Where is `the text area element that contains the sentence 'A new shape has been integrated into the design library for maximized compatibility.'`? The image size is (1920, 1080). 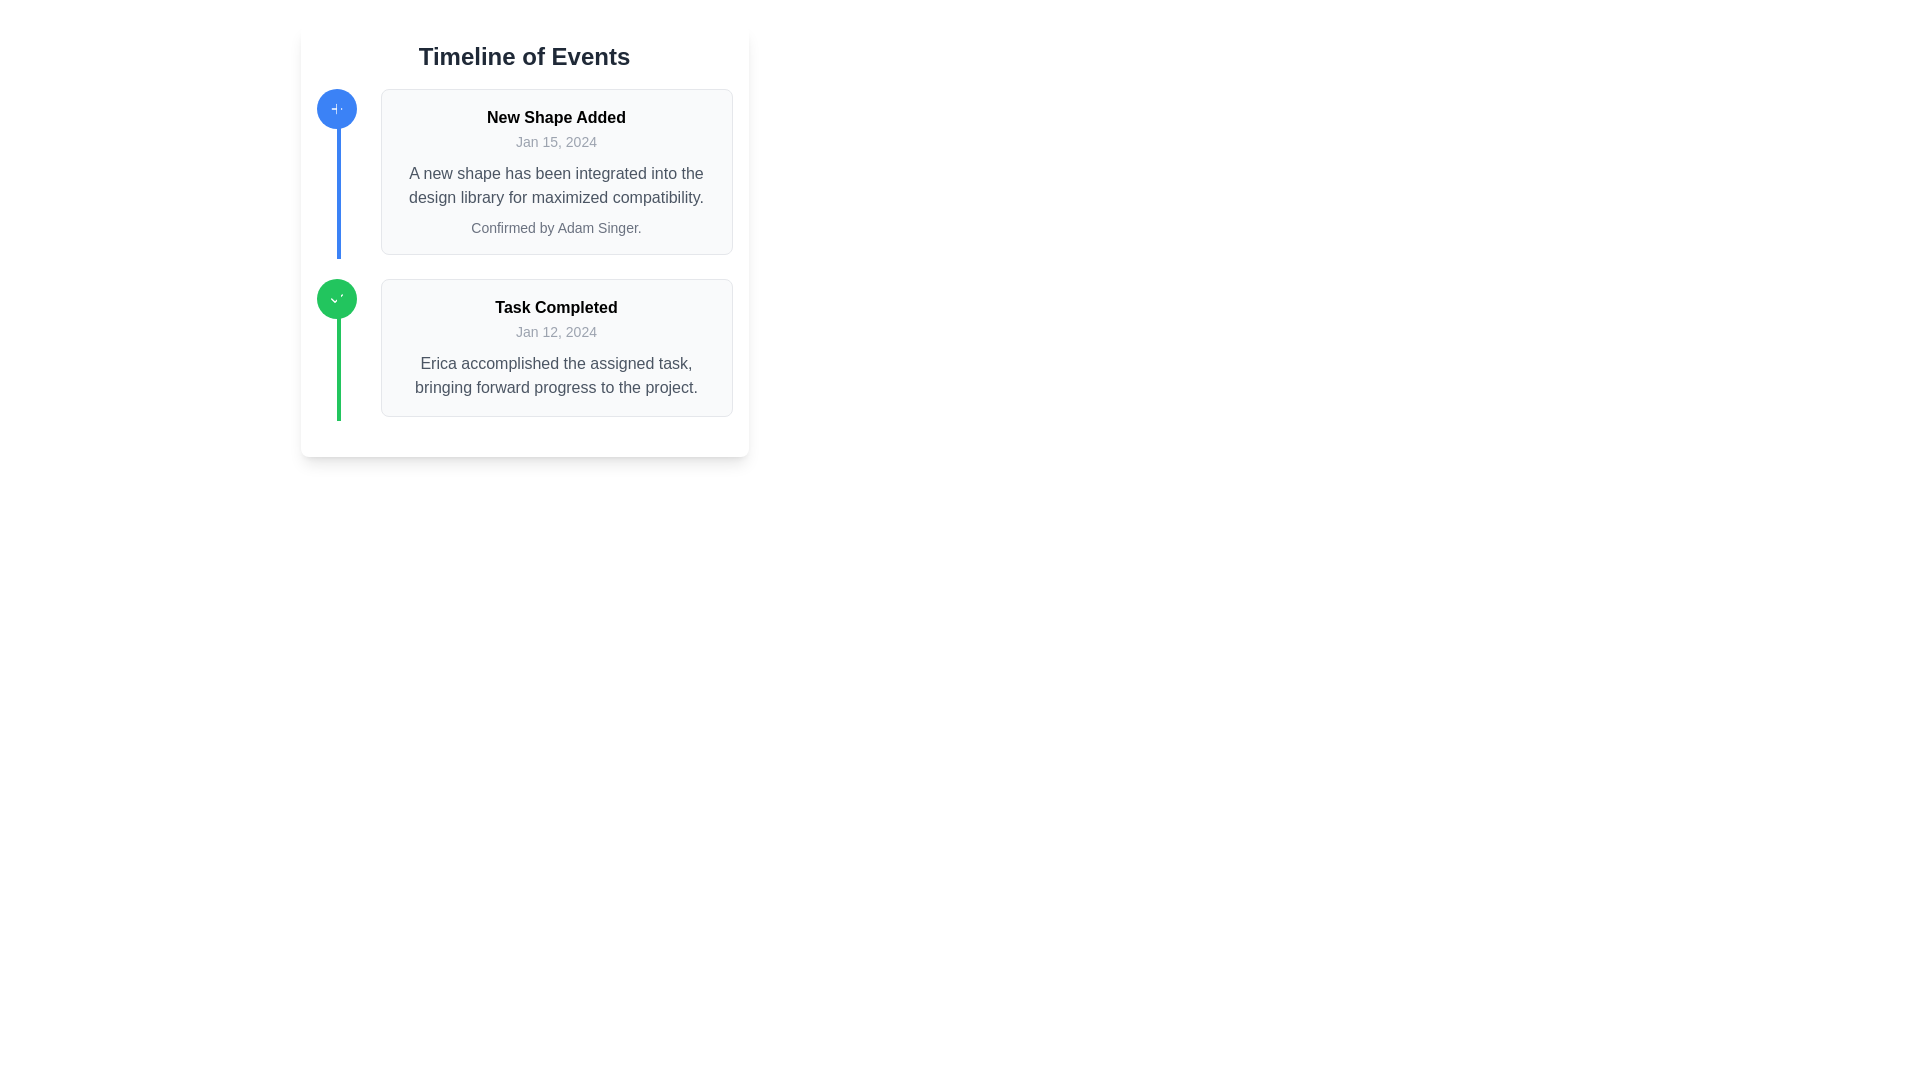 the text area element that contains the sentence 'A new shape has been integrated into the design library for maximized compatibility.' is located at coordinates (556, 185).